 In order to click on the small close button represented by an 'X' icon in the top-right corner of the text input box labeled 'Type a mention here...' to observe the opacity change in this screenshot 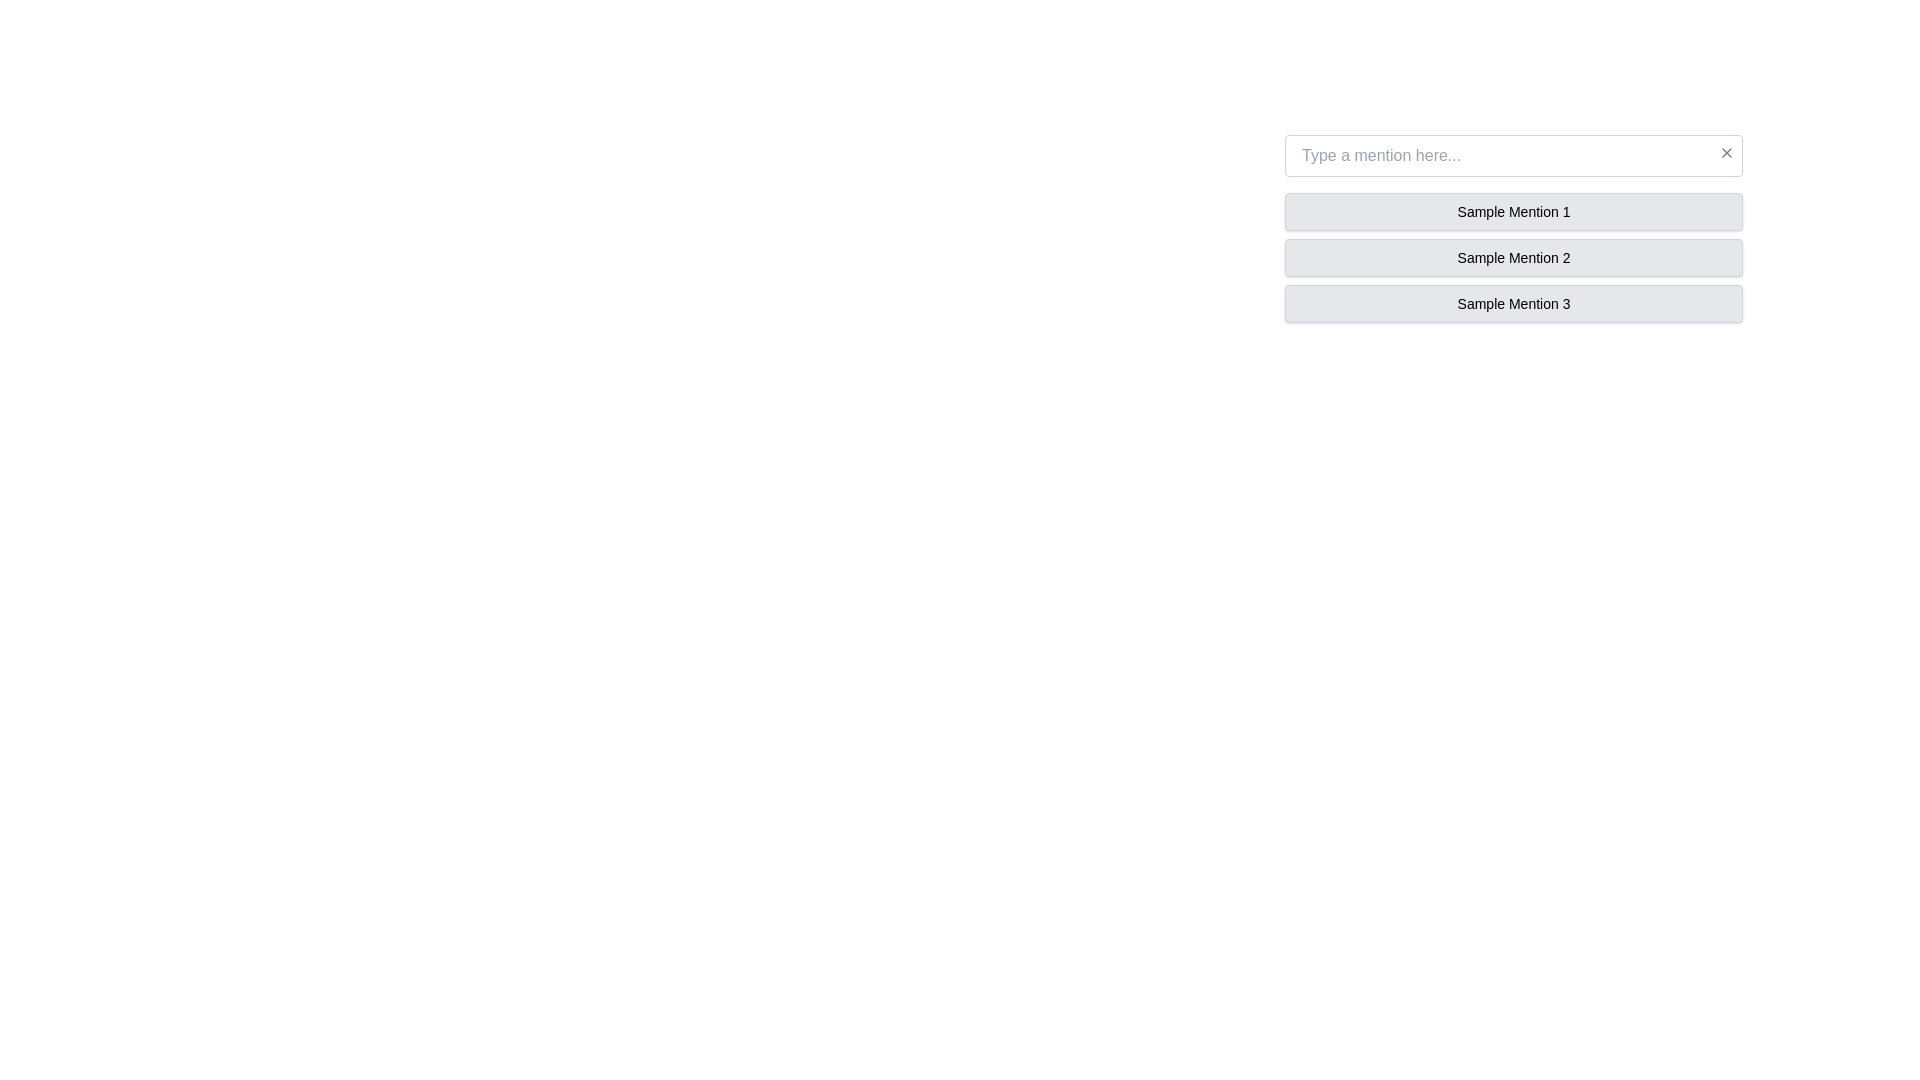, I will do `click(1726, 152)`.